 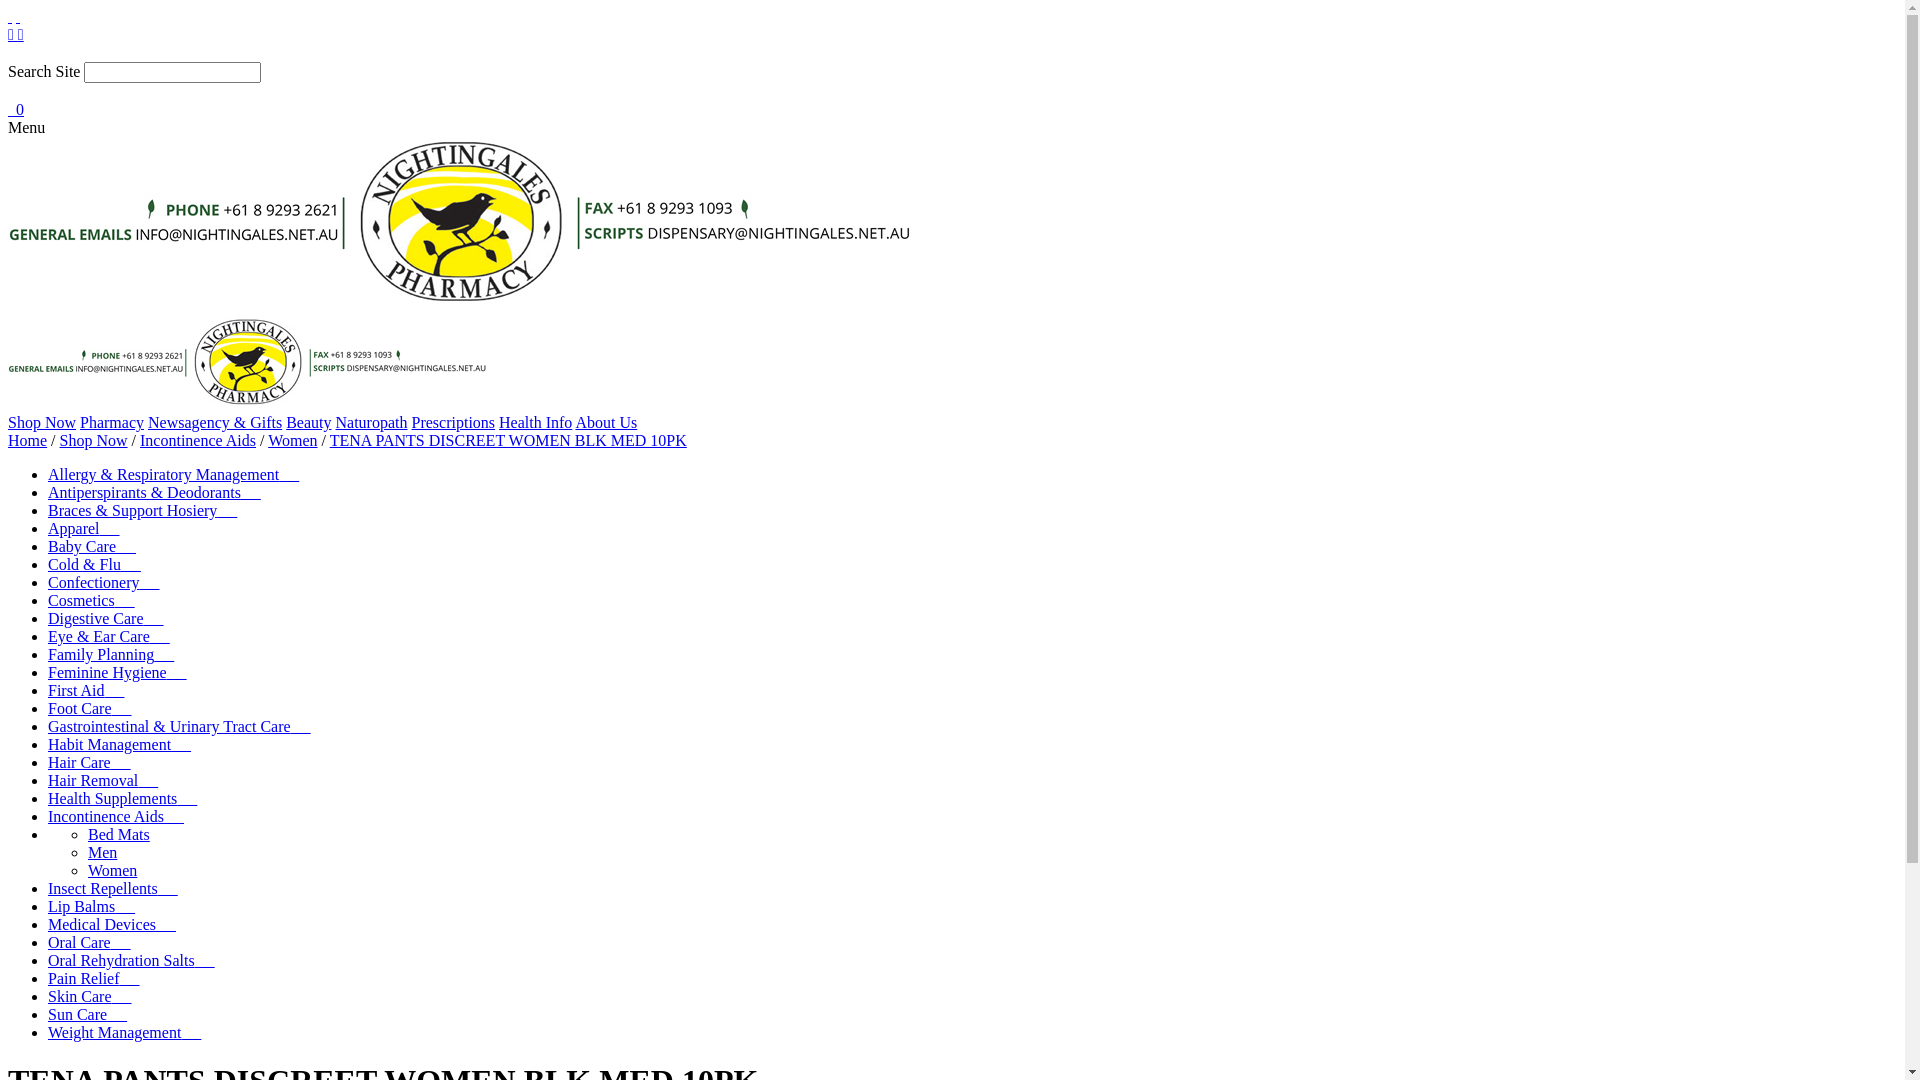 What do you see at coordinates (8, 421) in the screenshot?
I see `'Shop Now'` at bounding box center [8, 421].